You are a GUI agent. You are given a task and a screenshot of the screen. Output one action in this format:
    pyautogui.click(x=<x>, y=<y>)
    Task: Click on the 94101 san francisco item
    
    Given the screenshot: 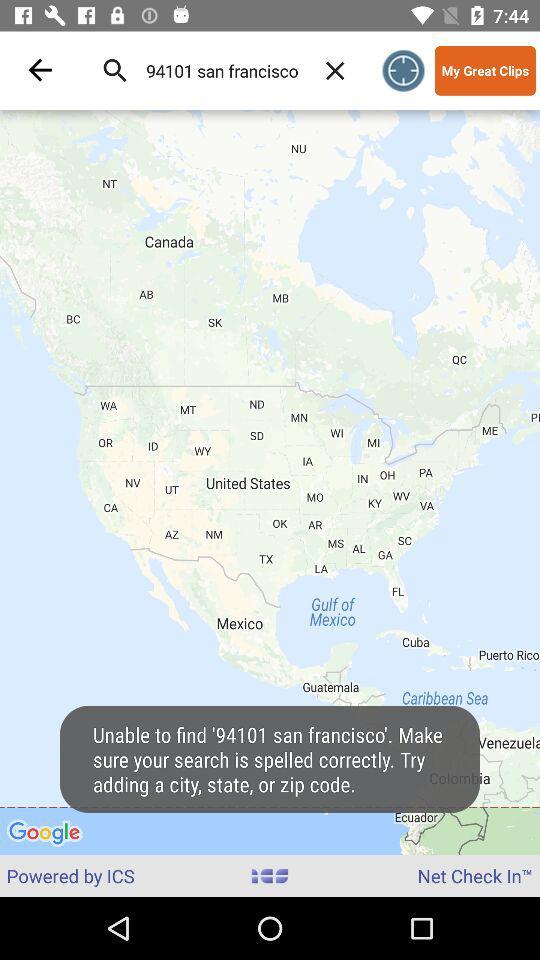 What is the action you would take?
    pyautogui.click(x=221, y=70)
    